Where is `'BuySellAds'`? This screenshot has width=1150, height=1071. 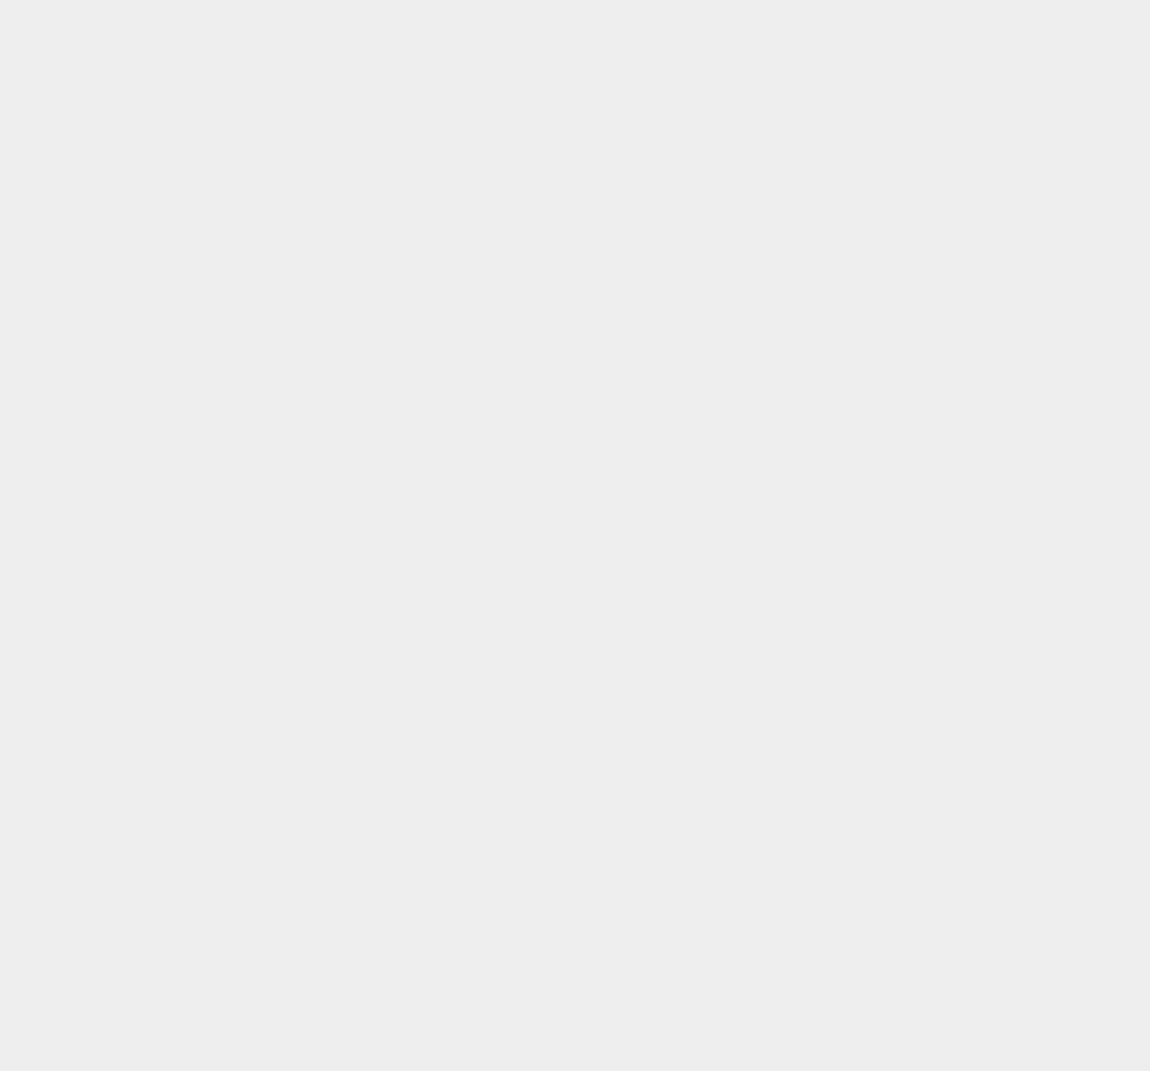 'BuySellAds' is located at coordinates (846, 500).